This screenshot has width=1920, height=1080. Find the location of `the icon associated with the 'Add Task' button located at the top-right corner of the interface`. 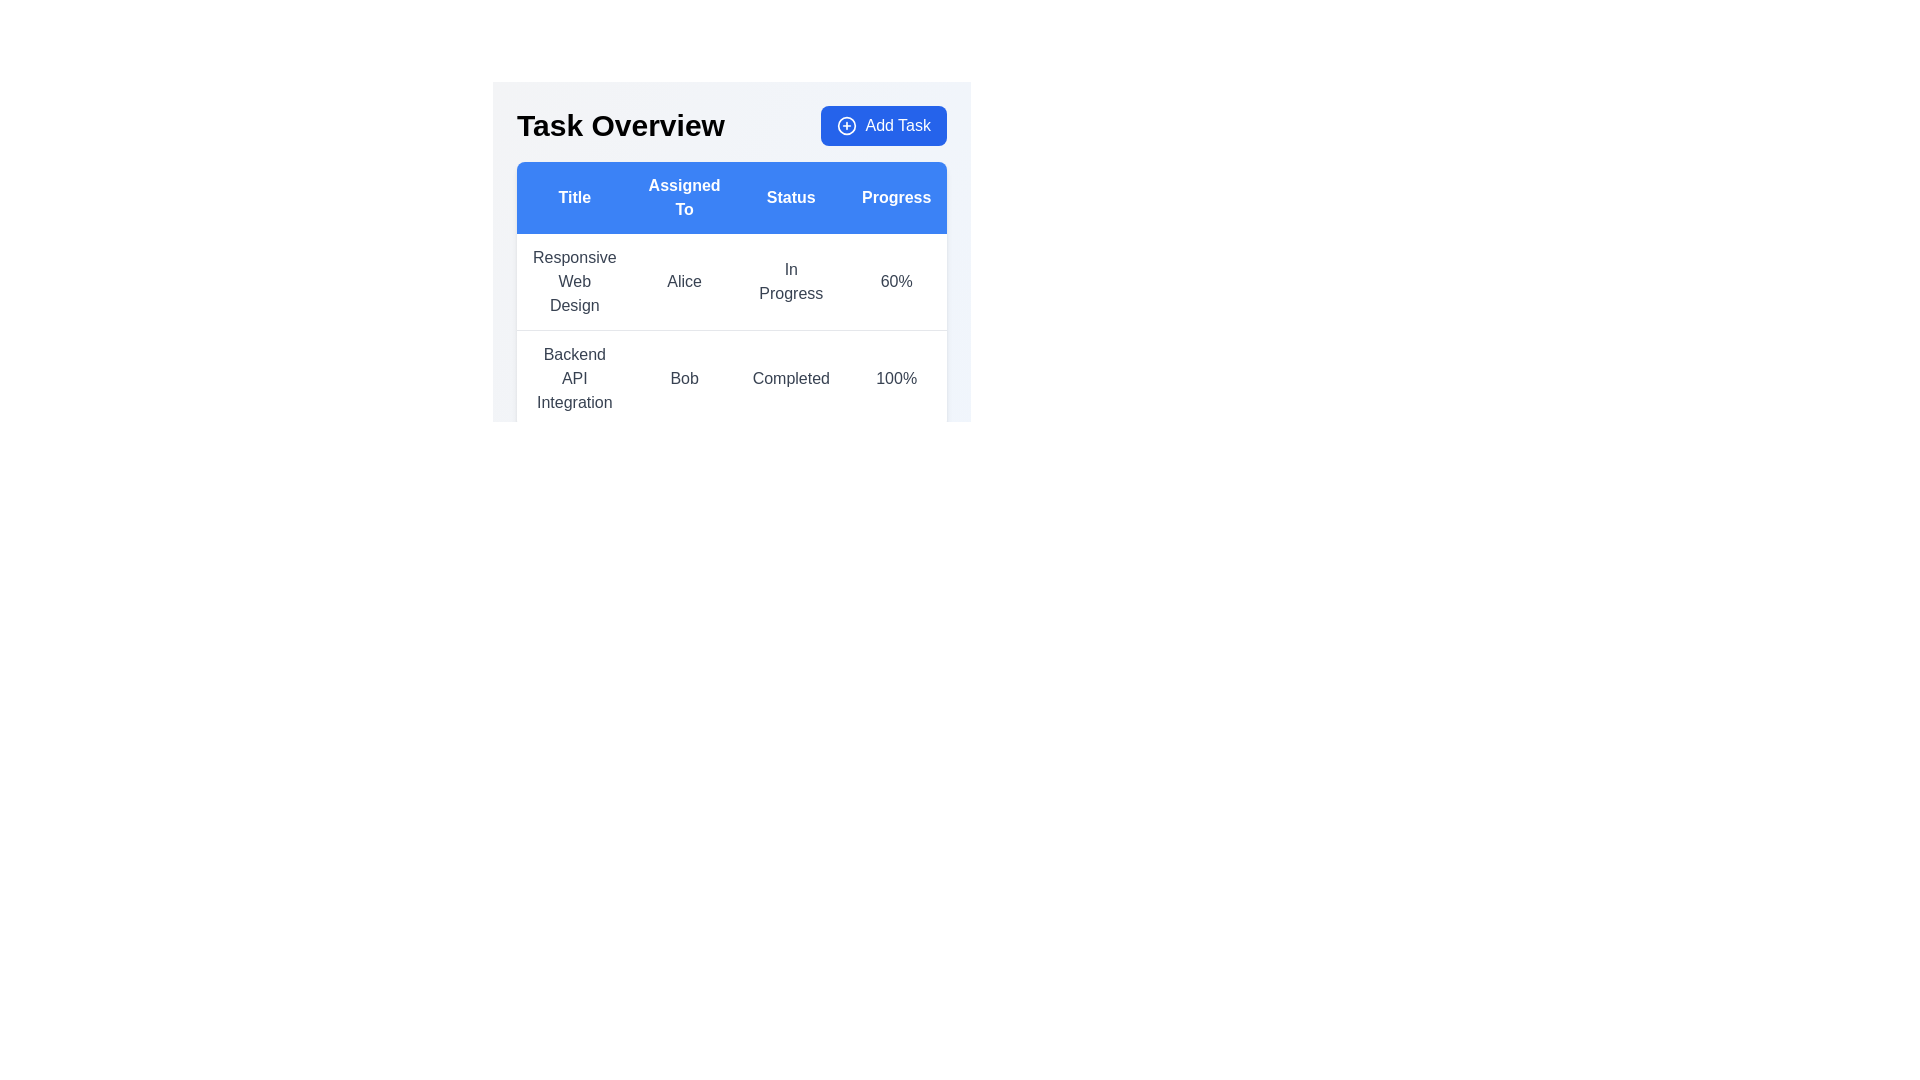

the icon associated with the 'Add Task' button located at the top-right corner of the interface is located at coordinates (847, 126).